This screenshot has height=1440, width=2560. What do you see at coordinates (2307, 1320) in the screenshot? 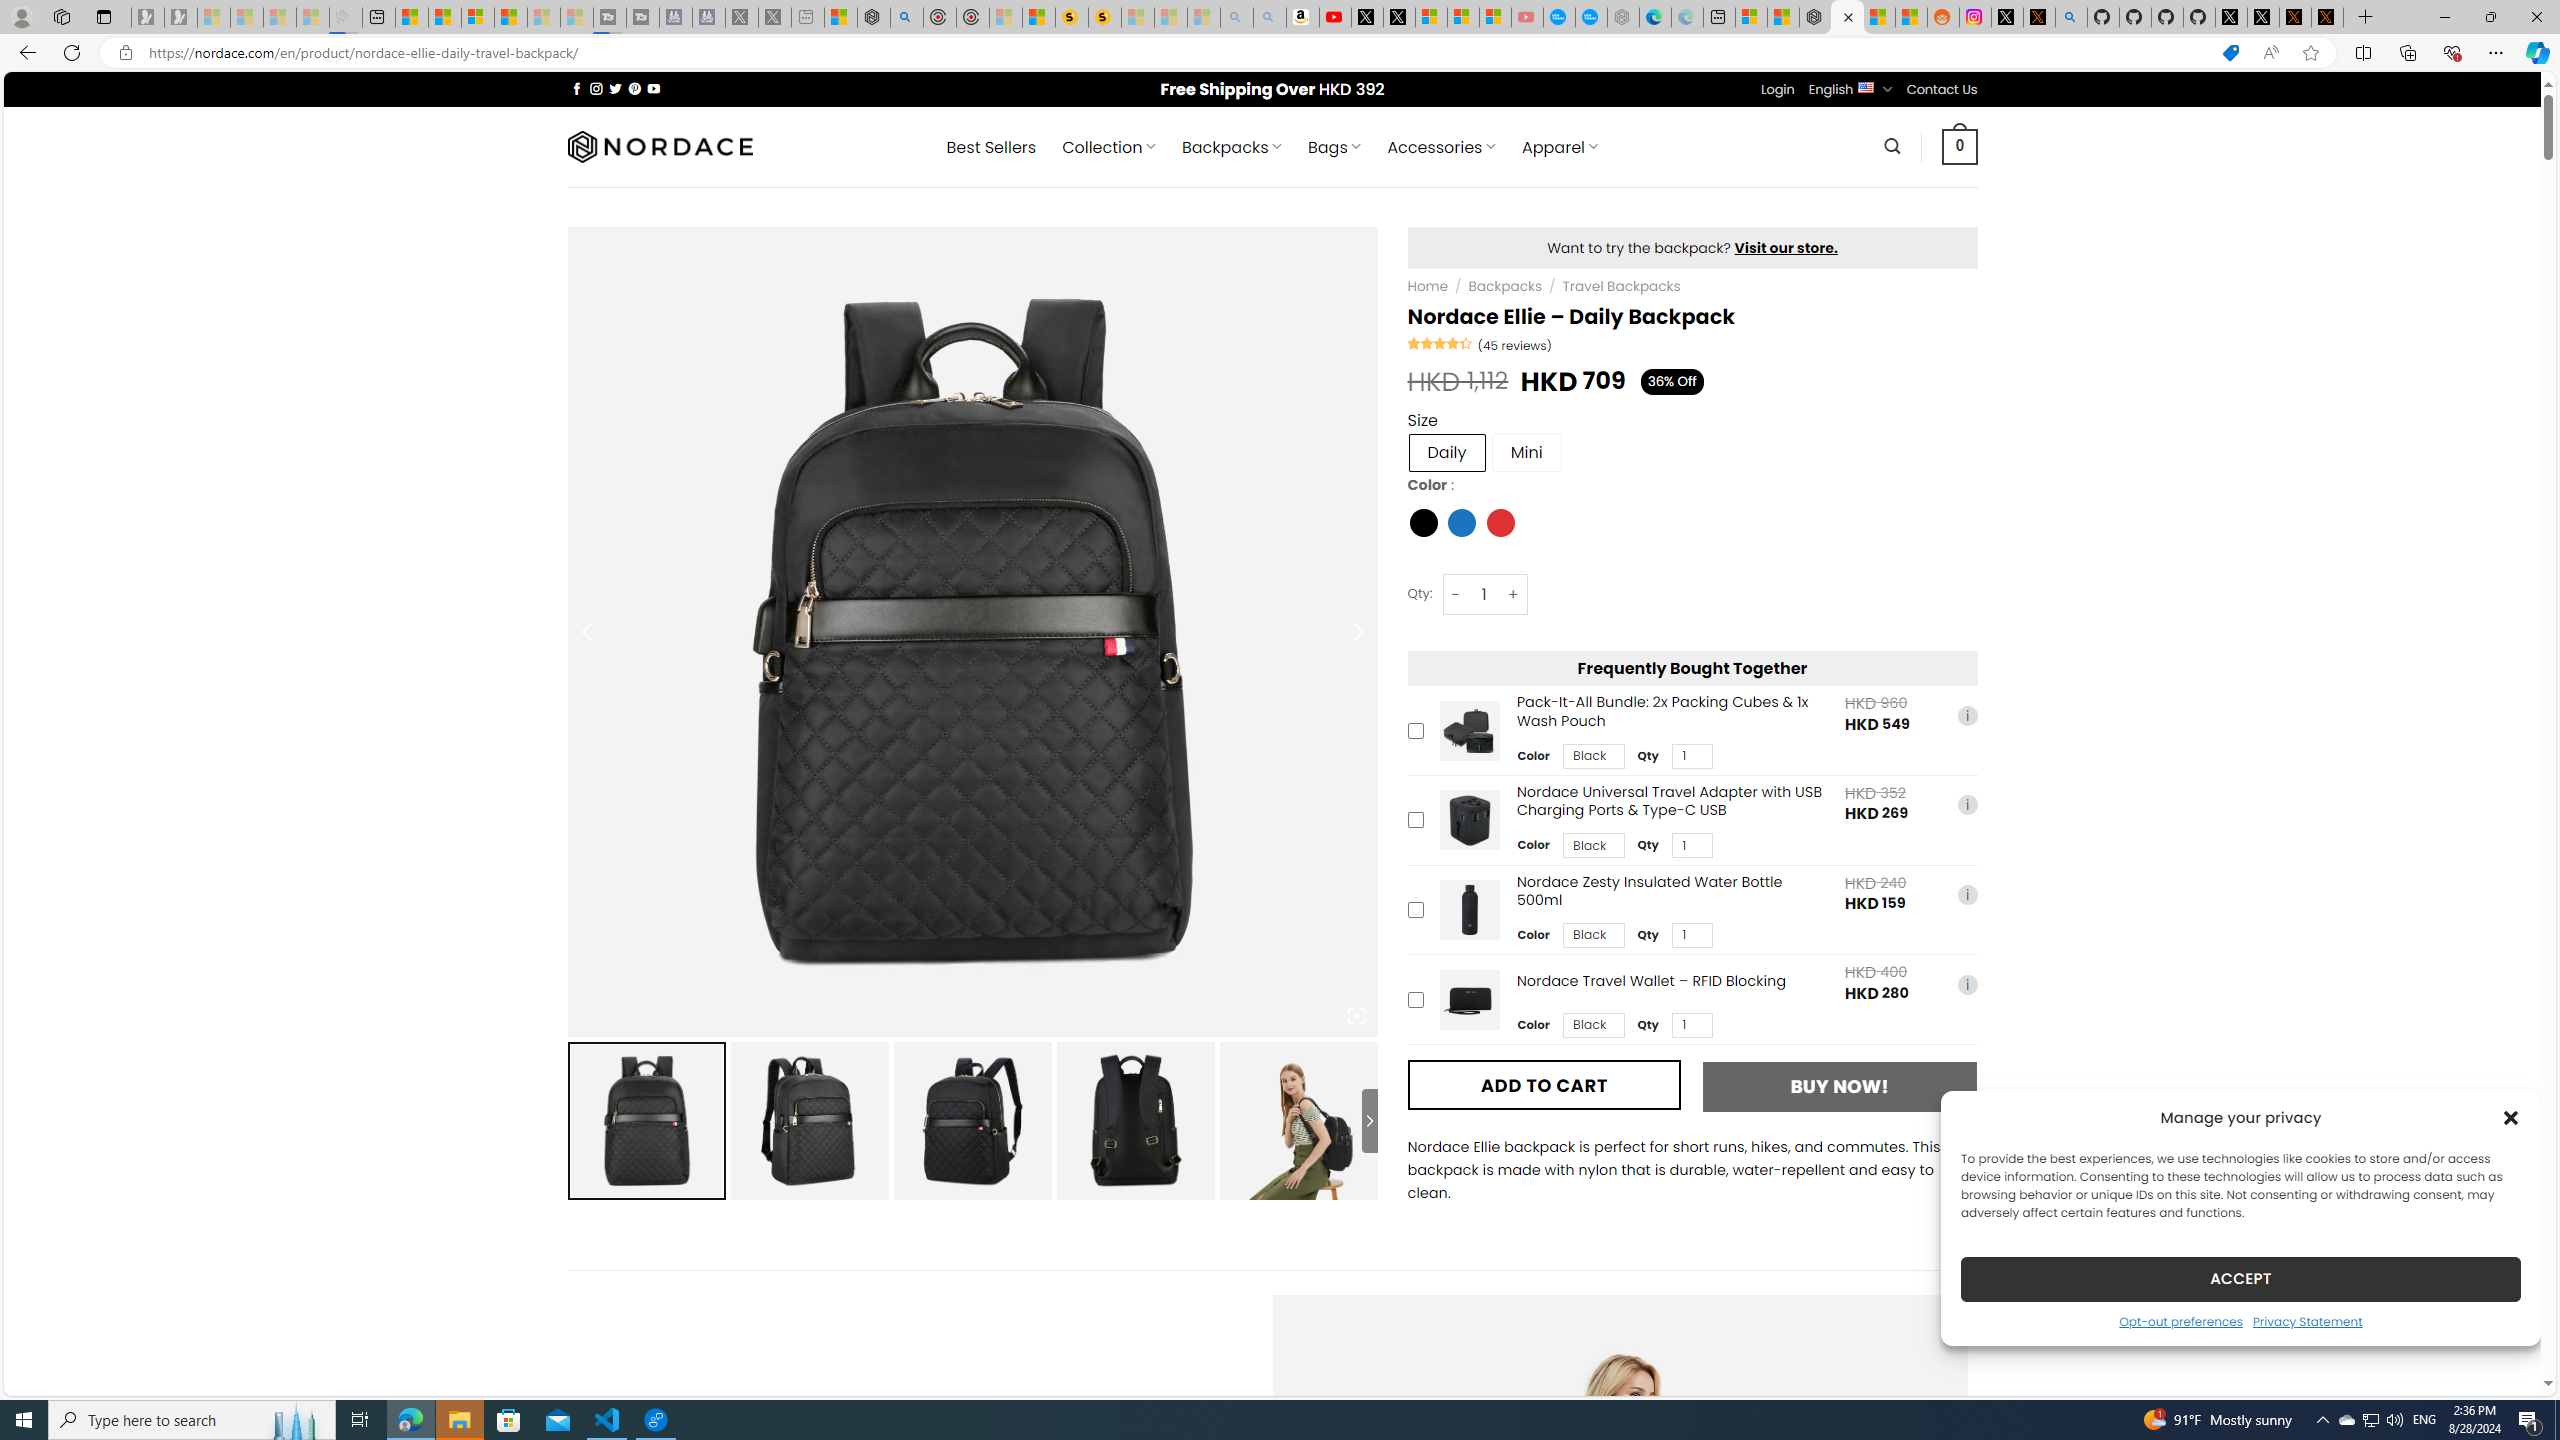
I see `'Privacy Statement'` at bounding box center [2307, 1320].